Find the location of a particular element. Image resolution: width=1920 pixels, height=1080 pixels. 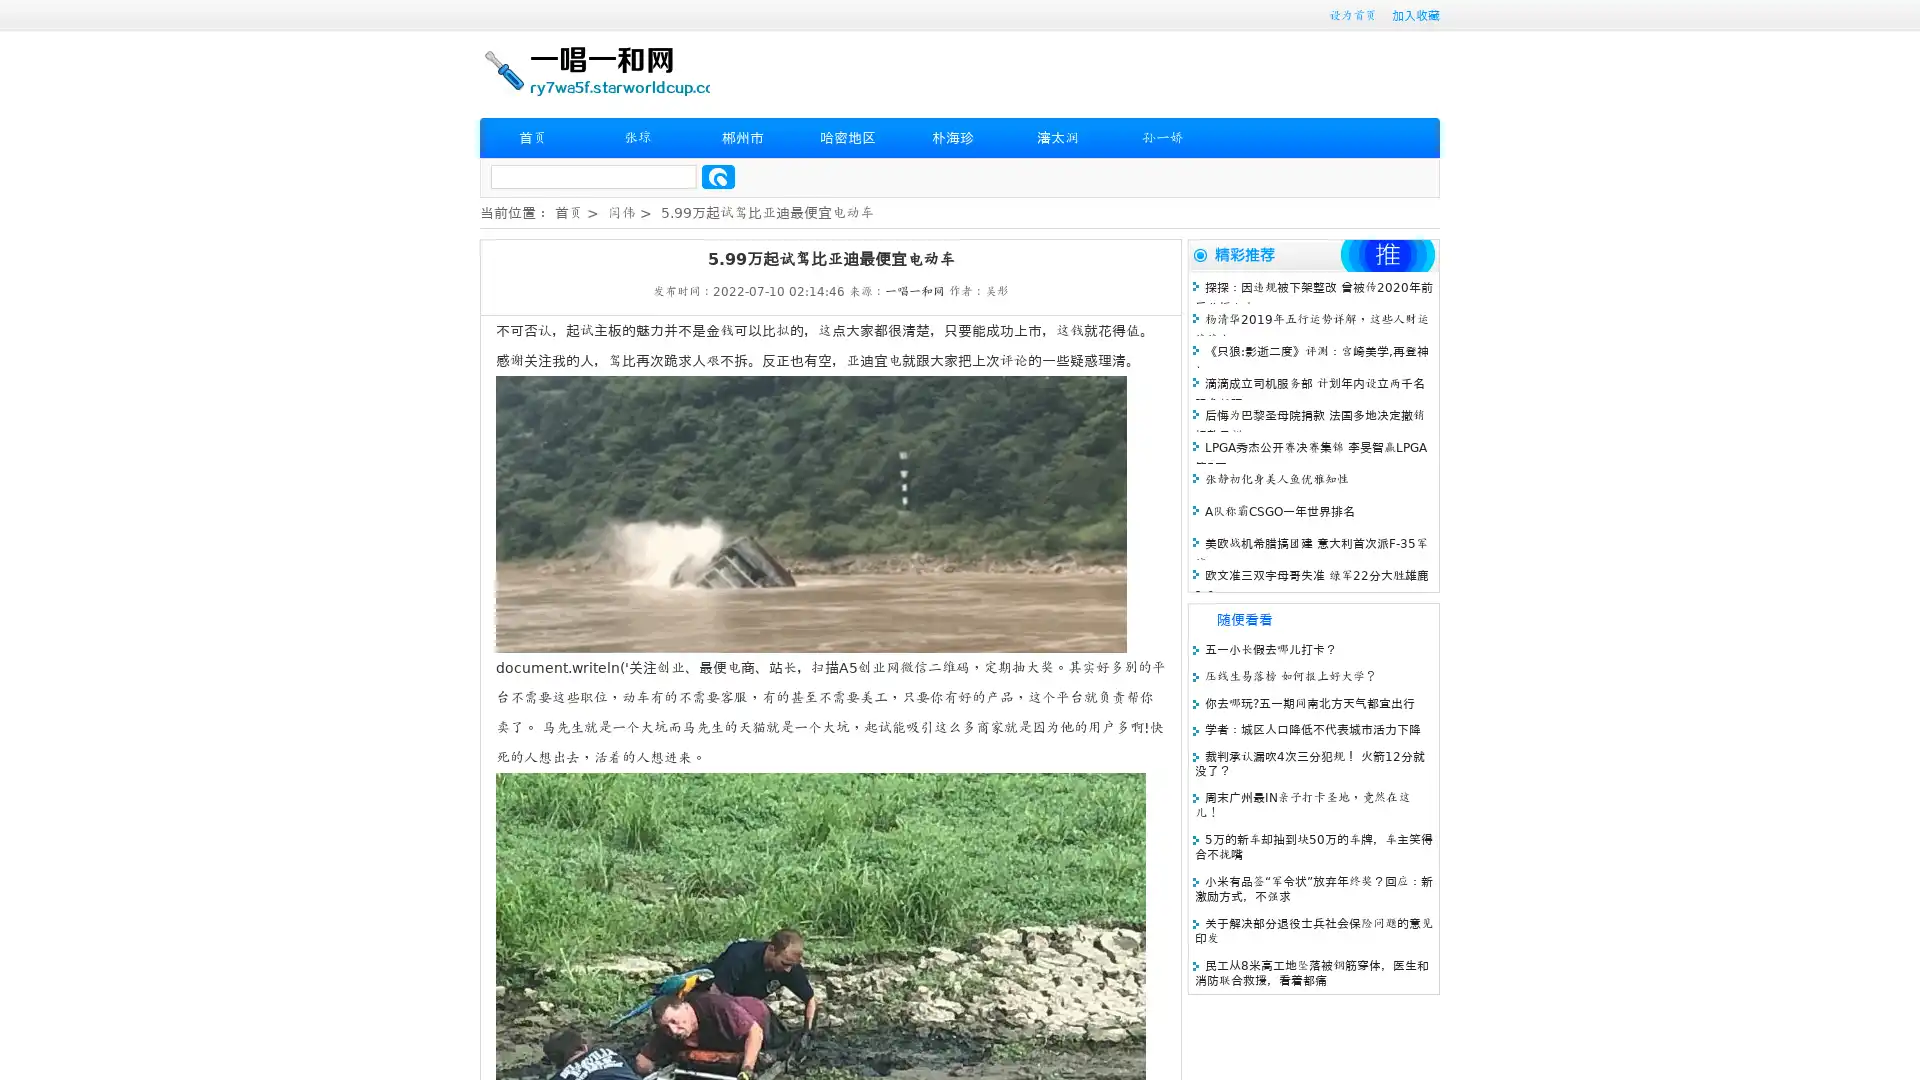

Search is located at coordinates (718, 176).